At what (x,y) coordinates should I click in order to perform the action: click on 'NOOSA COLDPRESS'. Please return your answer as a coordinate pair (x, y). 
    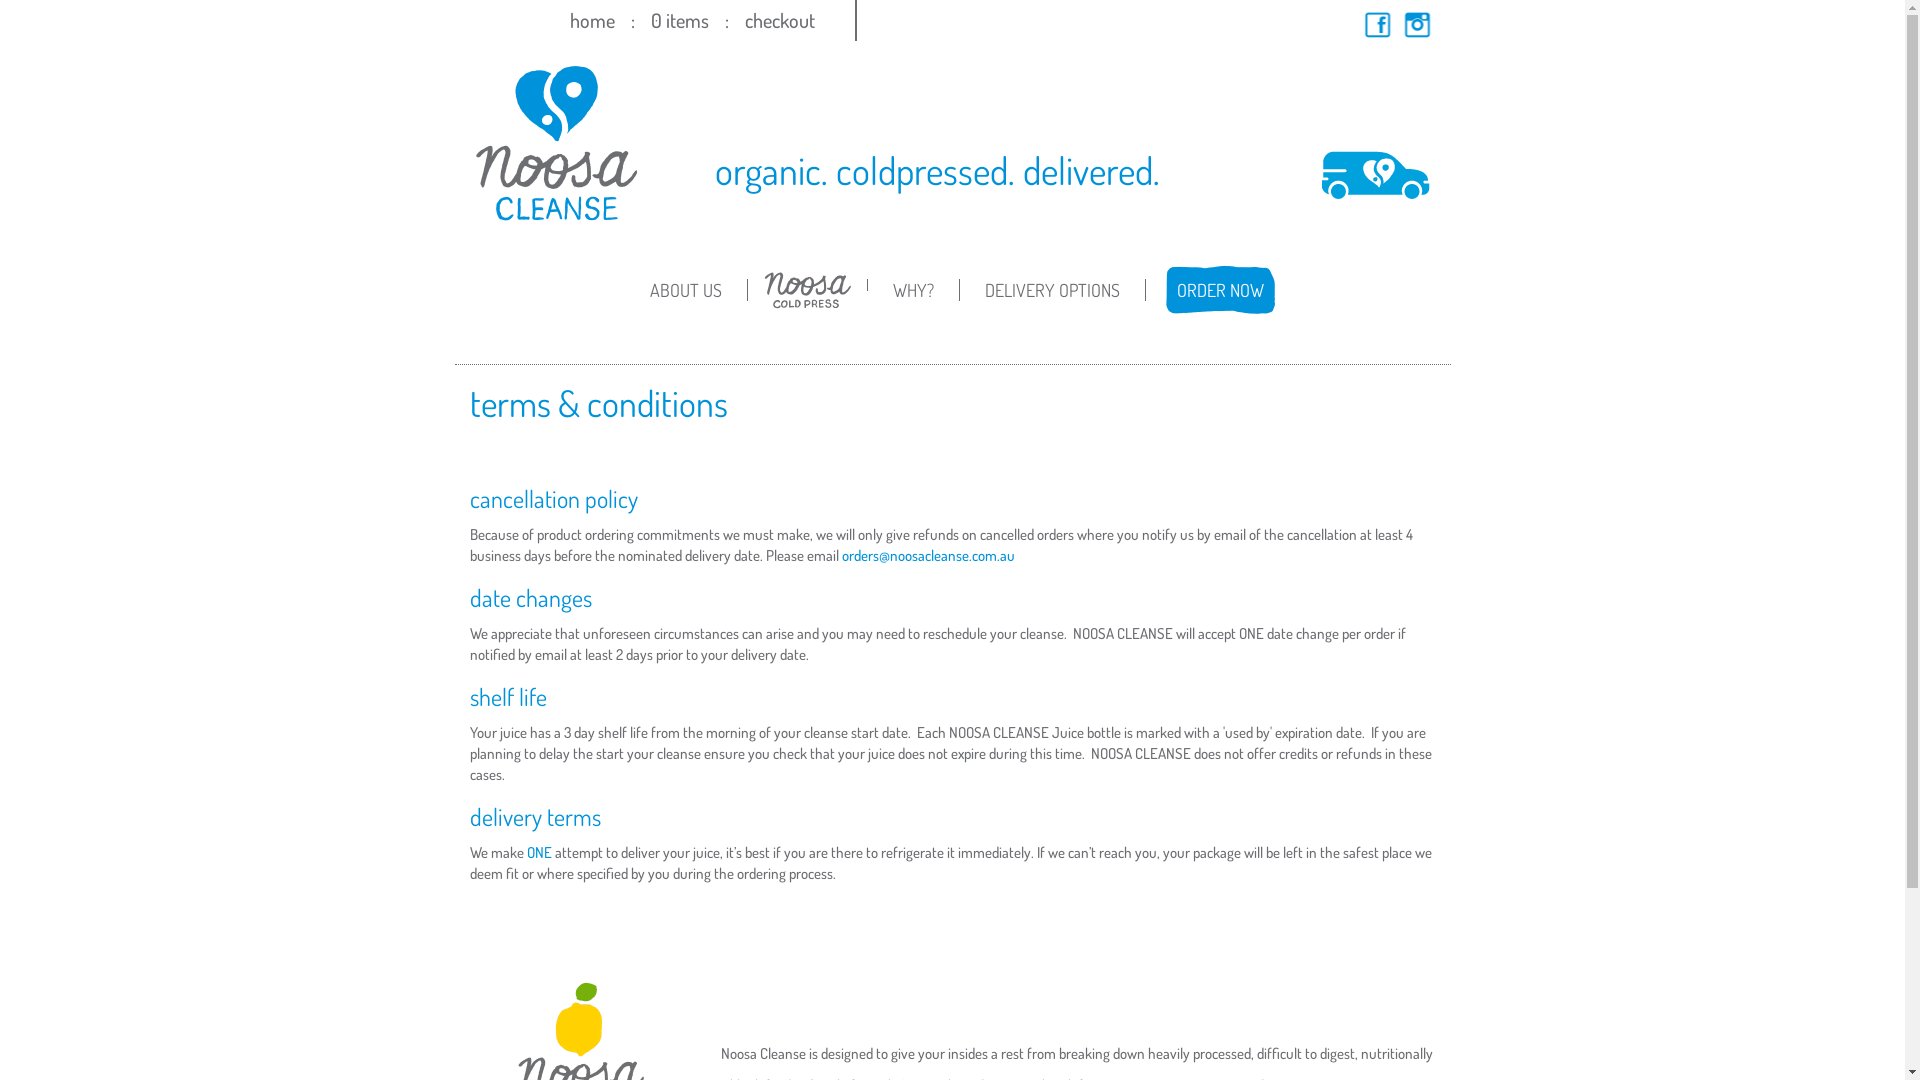
    Looking at the image, I should click on (807, 304).